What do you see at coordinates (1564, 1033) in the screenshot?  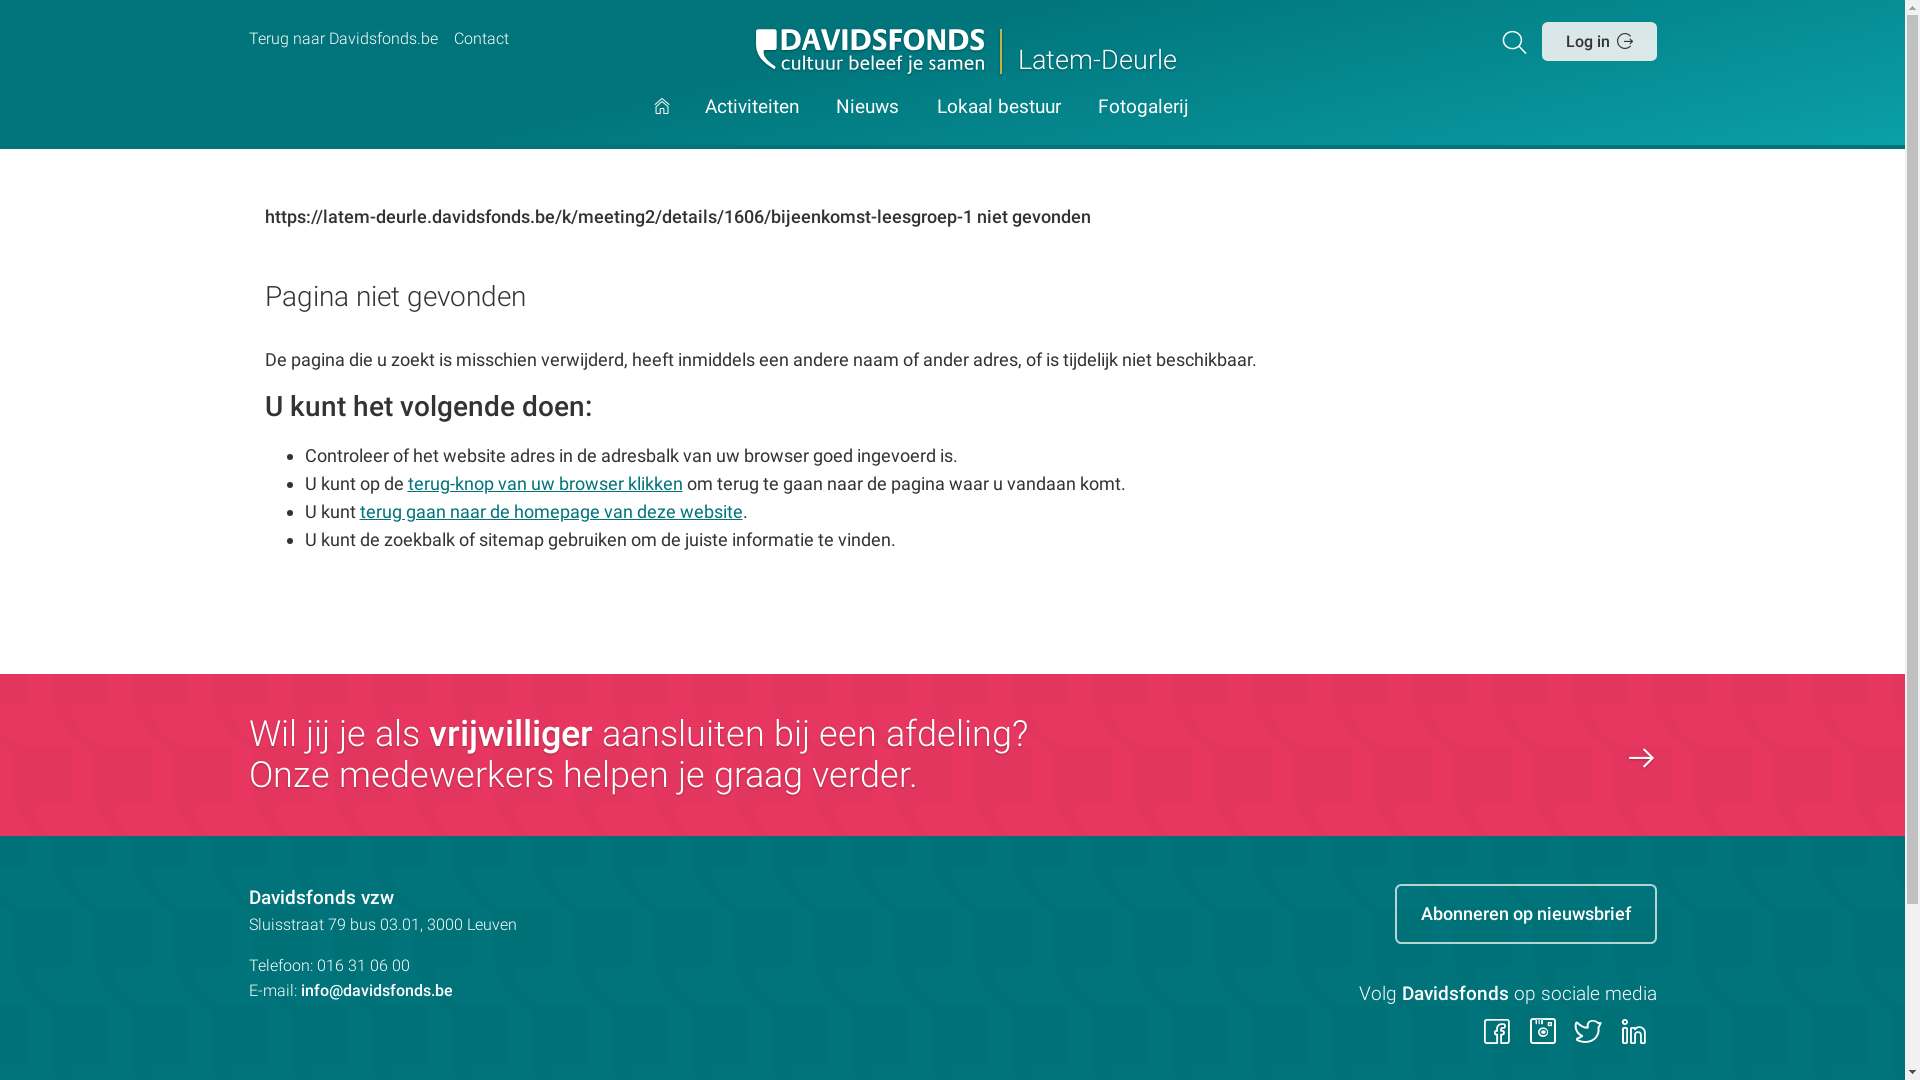 I see `'Volg ons op Twitter'` at bounding box center [1564, 1033].